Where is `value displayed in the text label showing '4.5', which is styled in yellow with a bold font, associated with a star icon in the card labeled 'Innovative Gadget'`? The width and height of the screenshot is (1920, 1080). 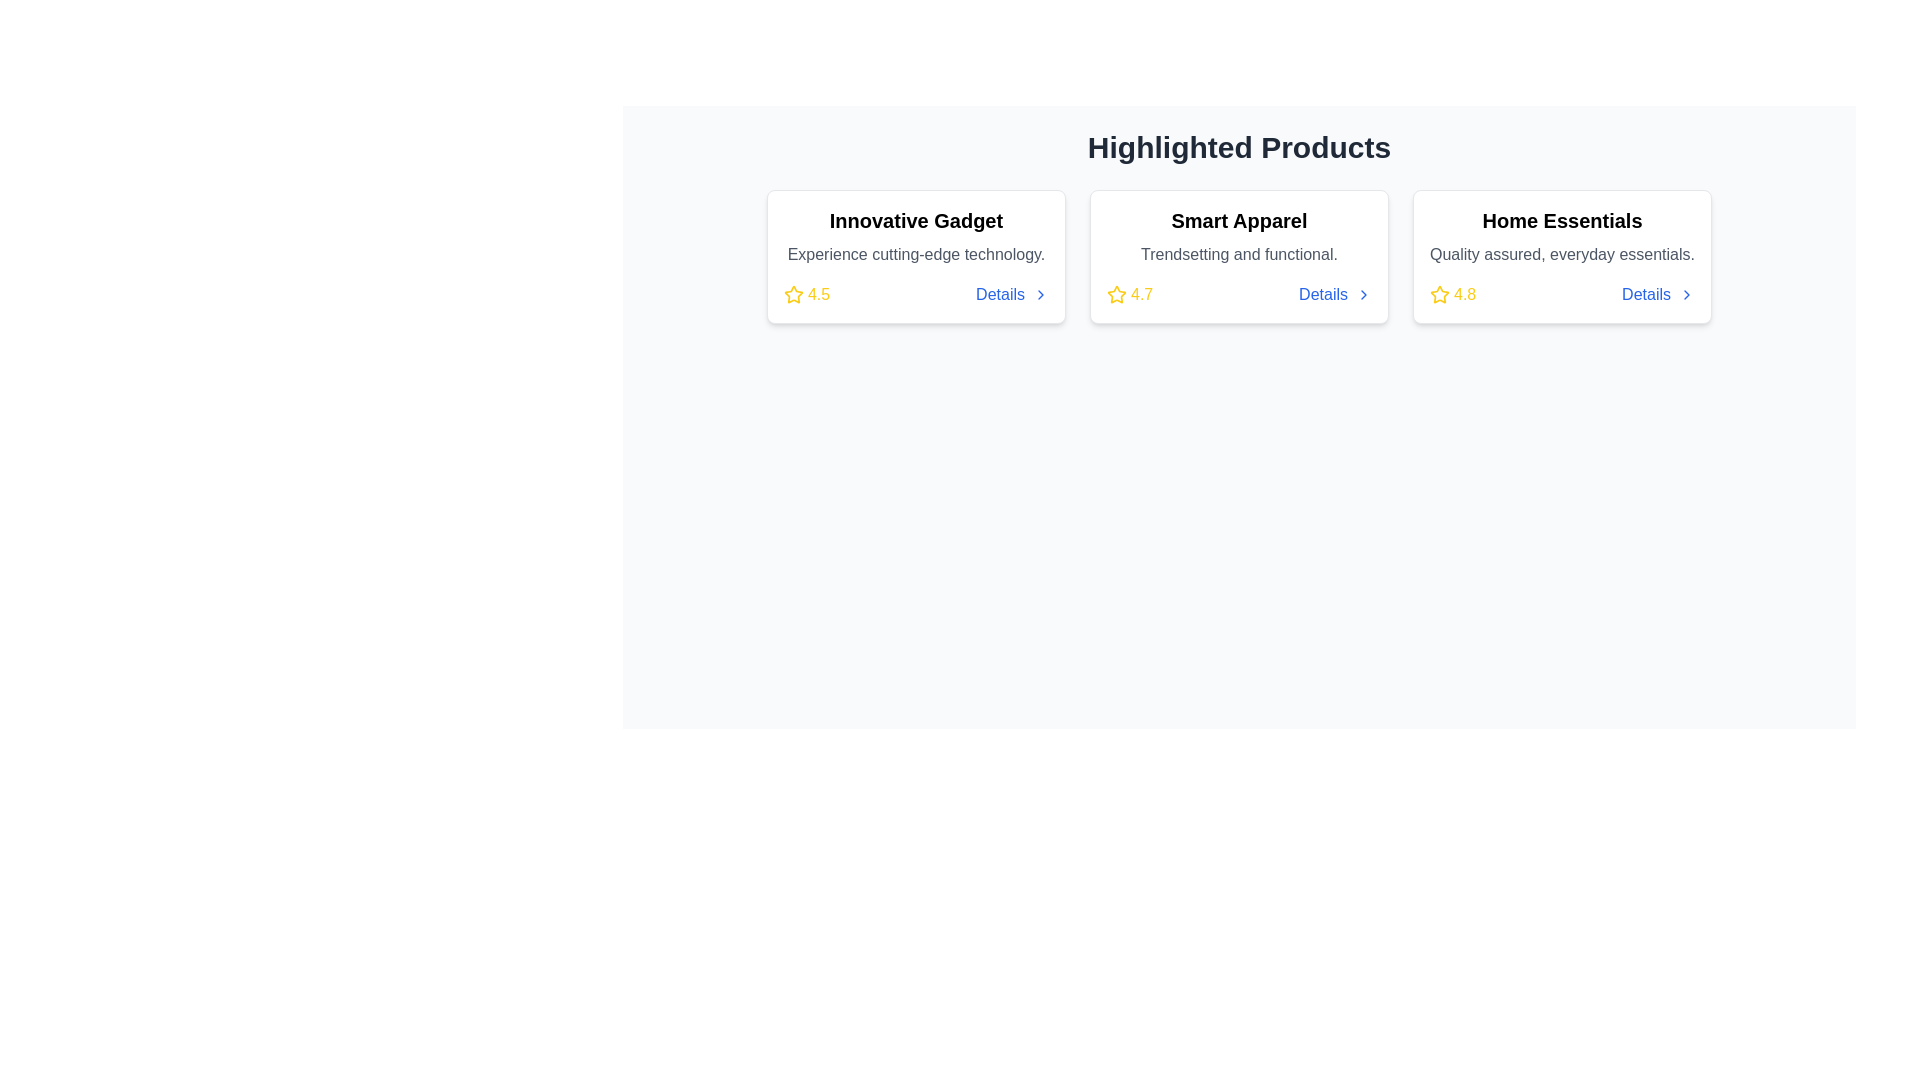 value displayed in the text label showing '4.5', which is styled in yellow with a bold font, associated with a star icon in the card labeled 'Innovative Gadget' is located at coordinates (819, 294).